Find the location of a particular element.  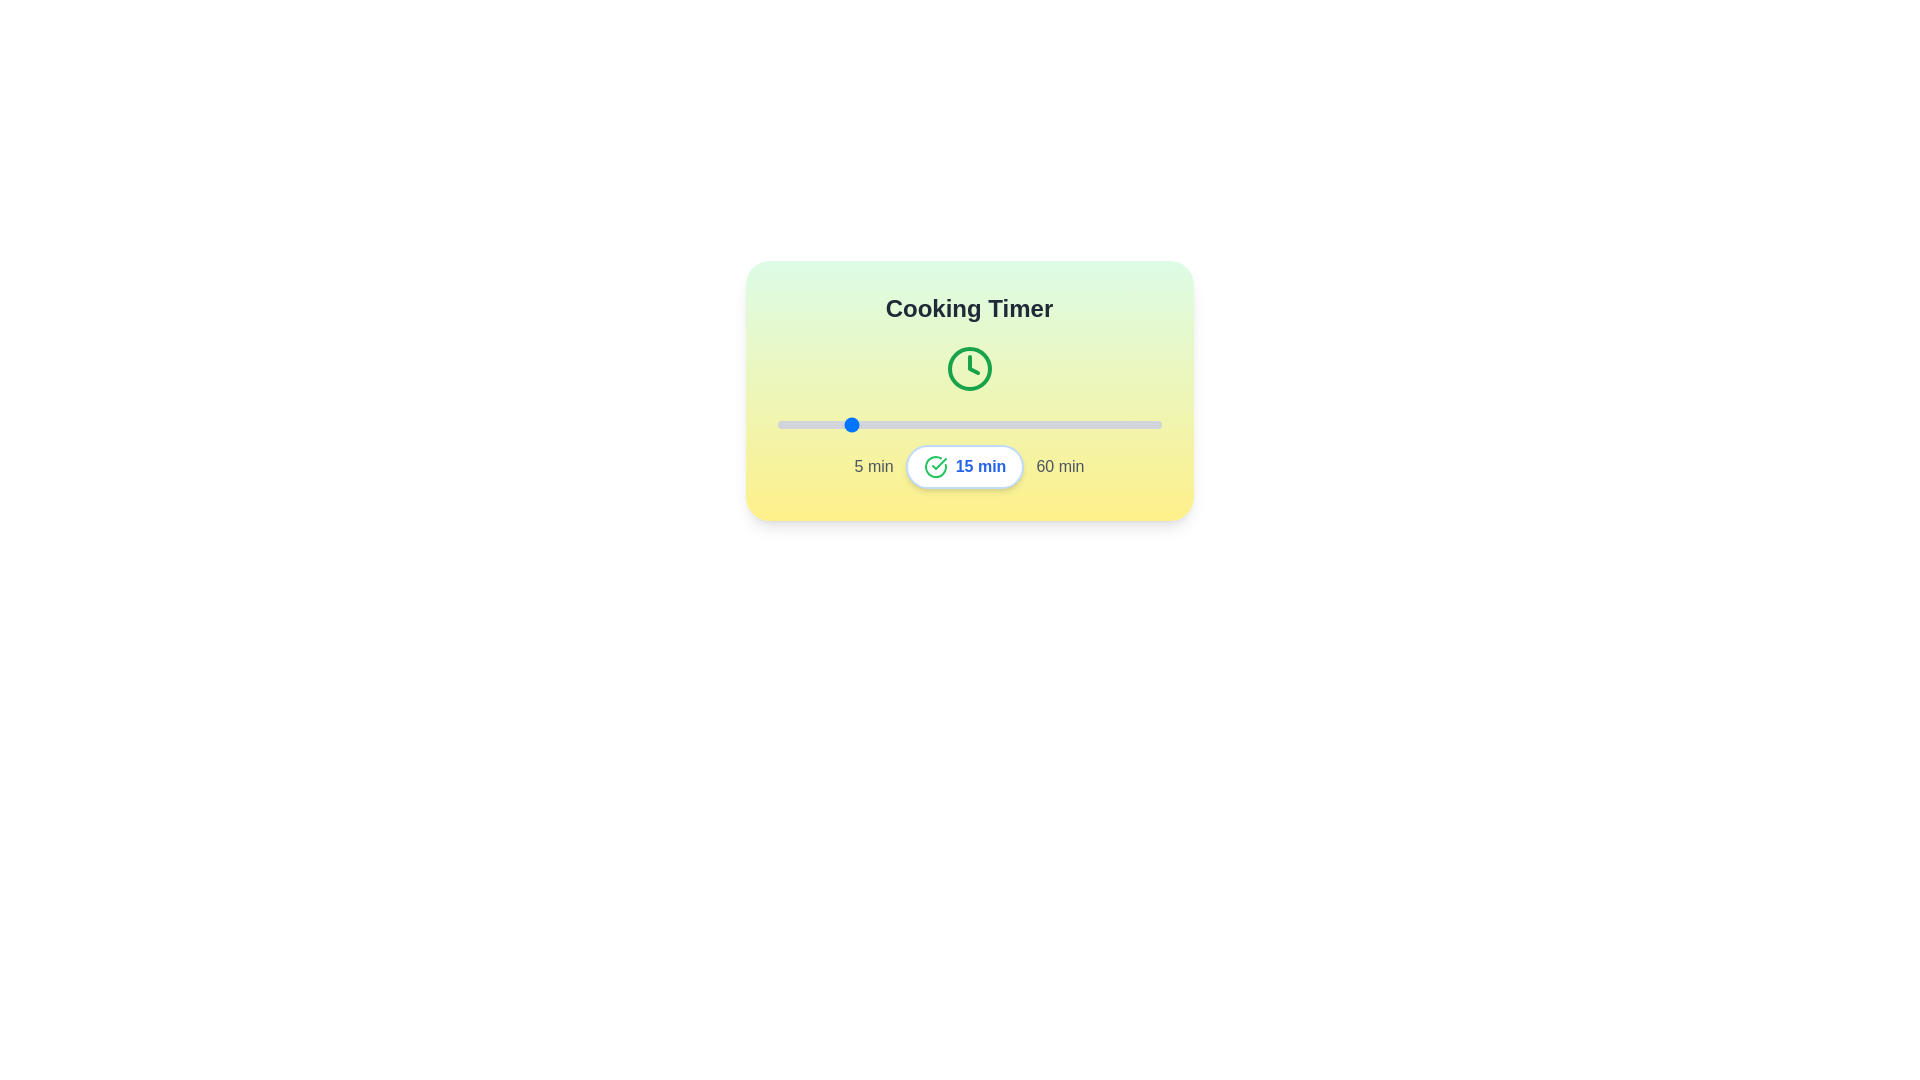

cooking timer is located at coordinates (1076, 423).